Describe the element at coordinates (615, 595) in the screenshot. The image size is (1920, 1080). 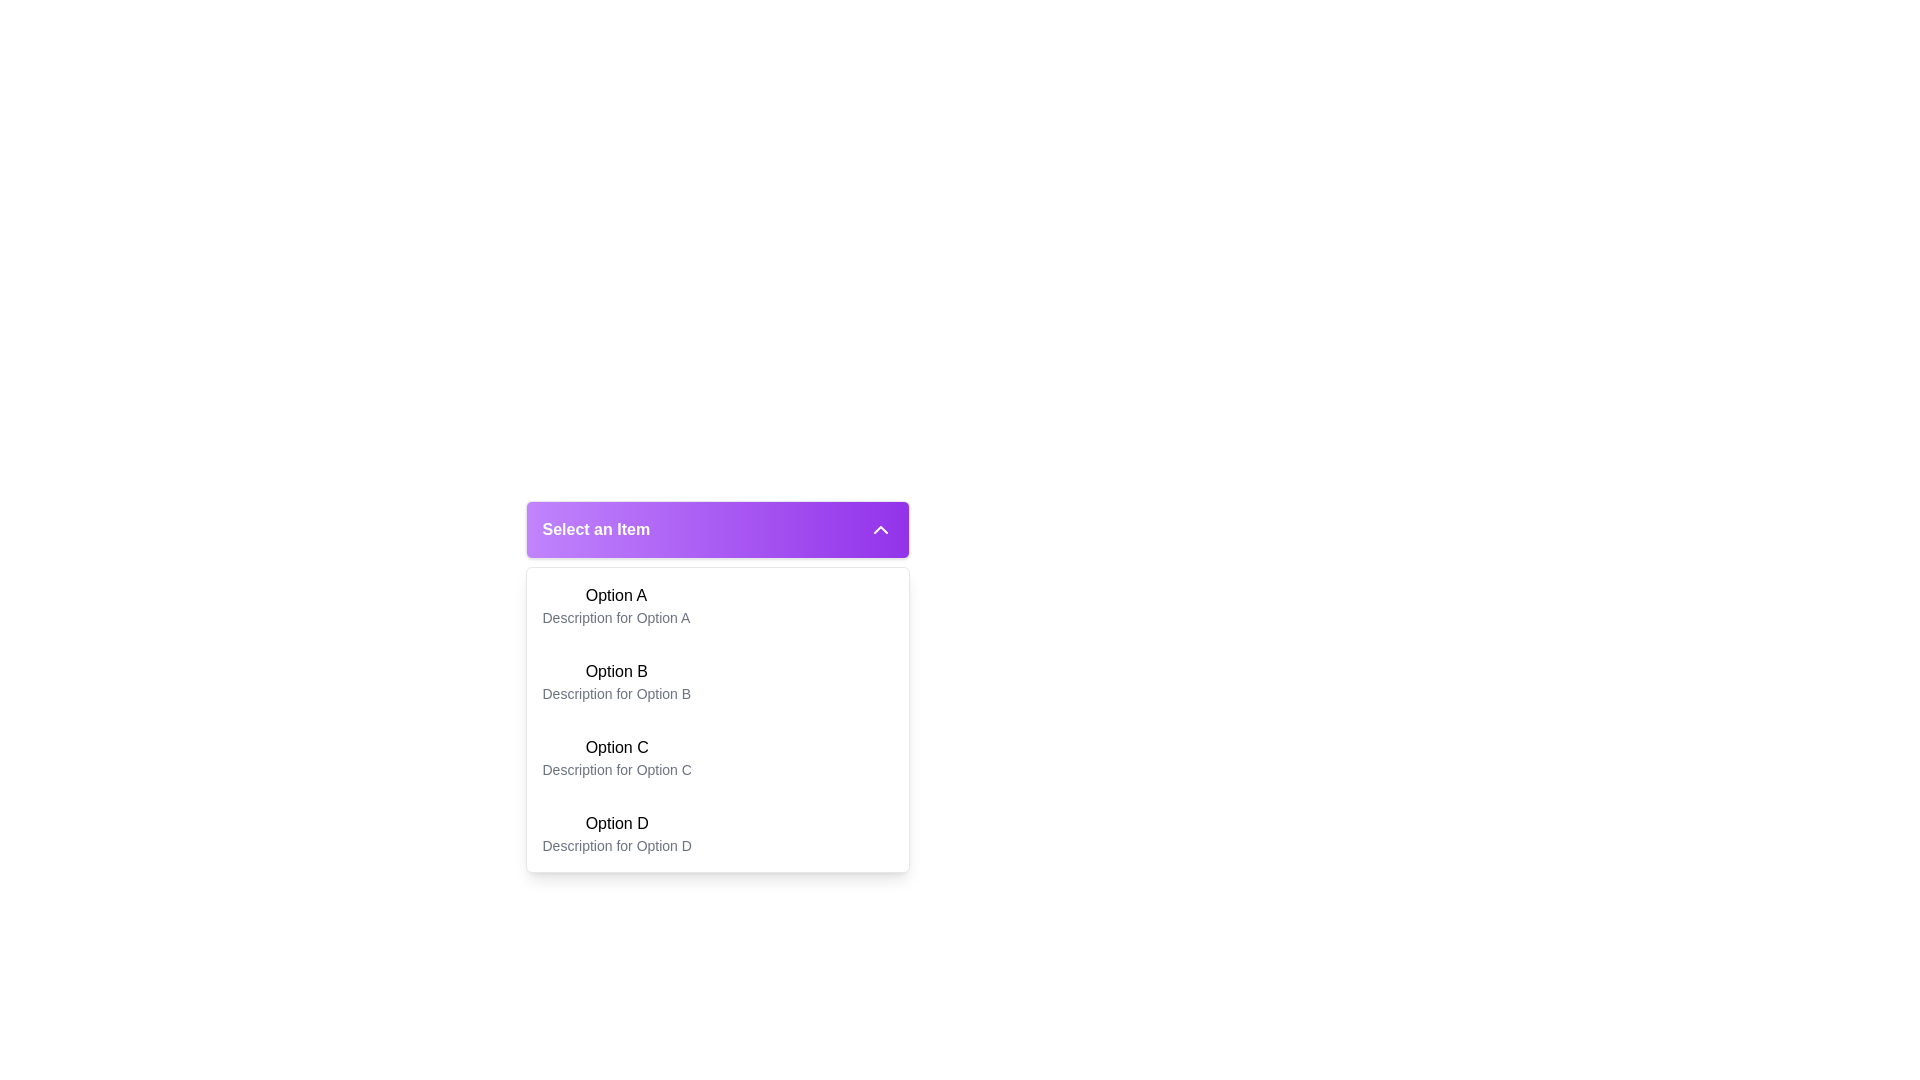
I see `text of the first title in the list of selectable options, which displays 'Option A'` at that location.